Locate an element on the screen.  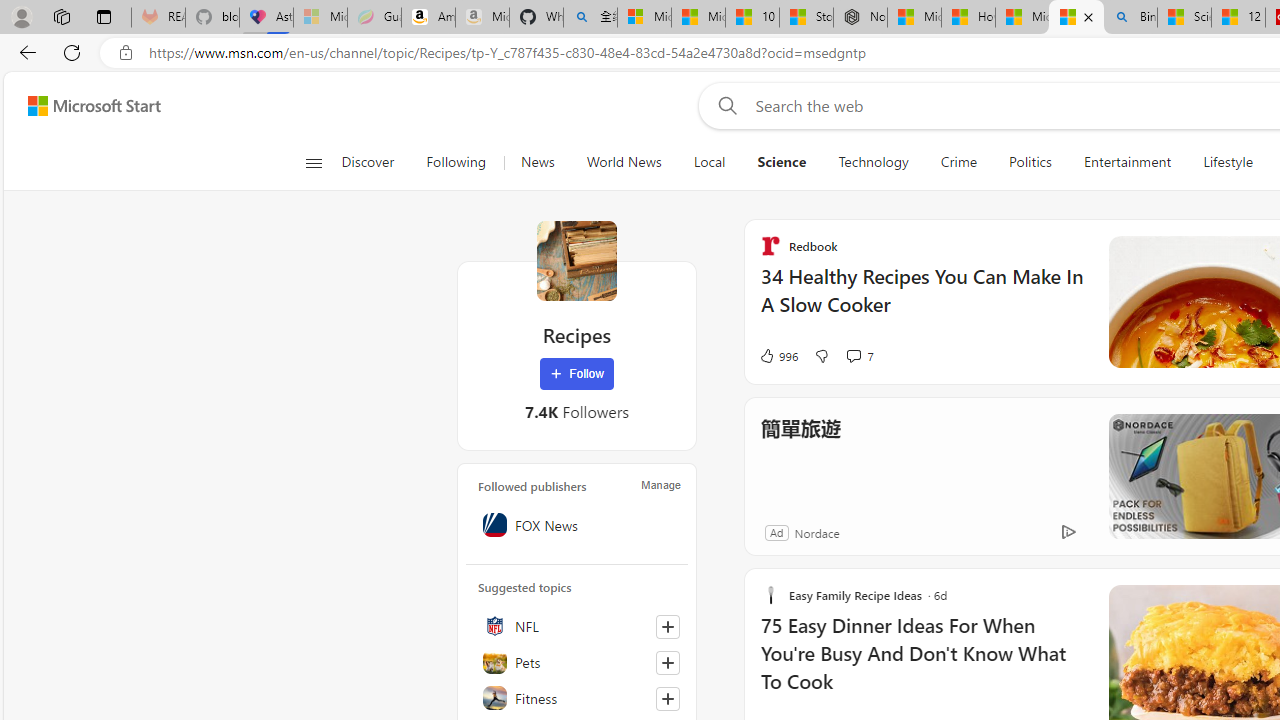
'FOX News' is located at coordinates (576, 524).